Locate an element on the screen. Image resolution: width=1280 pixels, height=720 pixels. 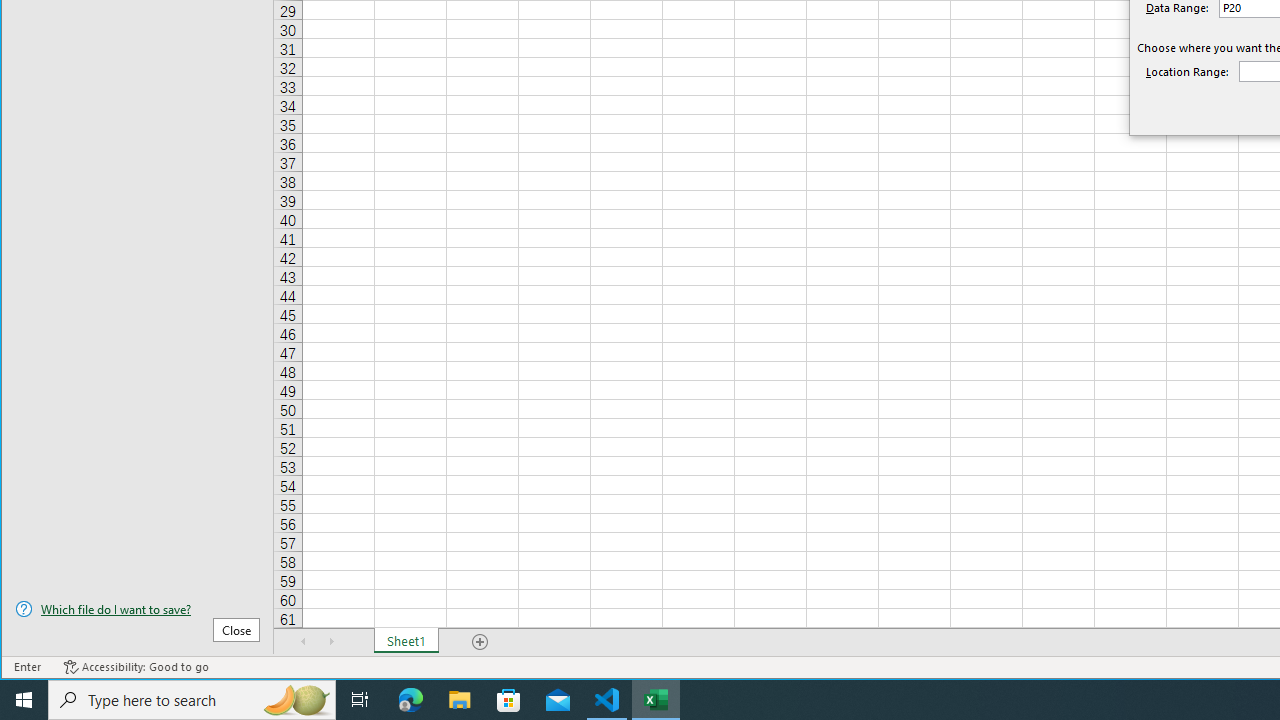
'Accessibility Checker Accessibility: Good to go' is located at coordinates (135, 667).